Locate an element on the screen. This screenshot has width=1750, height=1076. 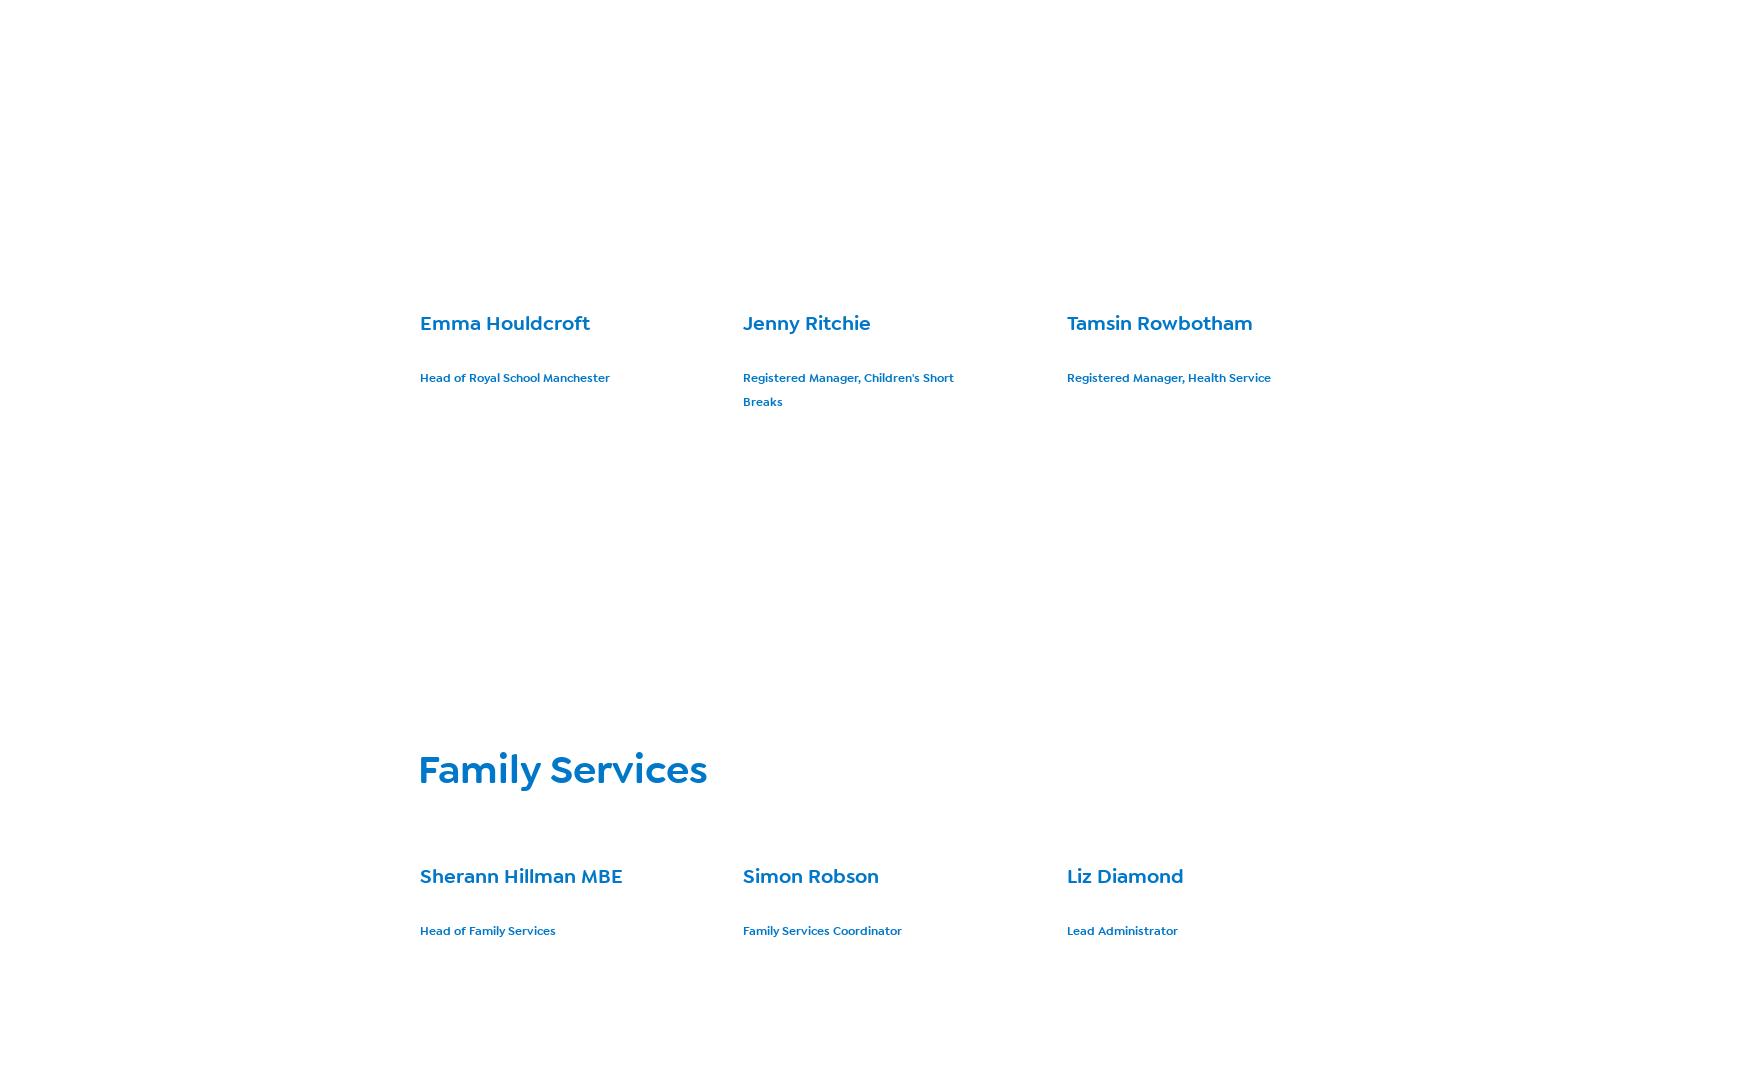
'Family Services Coordinator' is located at coordinates (822, 929).